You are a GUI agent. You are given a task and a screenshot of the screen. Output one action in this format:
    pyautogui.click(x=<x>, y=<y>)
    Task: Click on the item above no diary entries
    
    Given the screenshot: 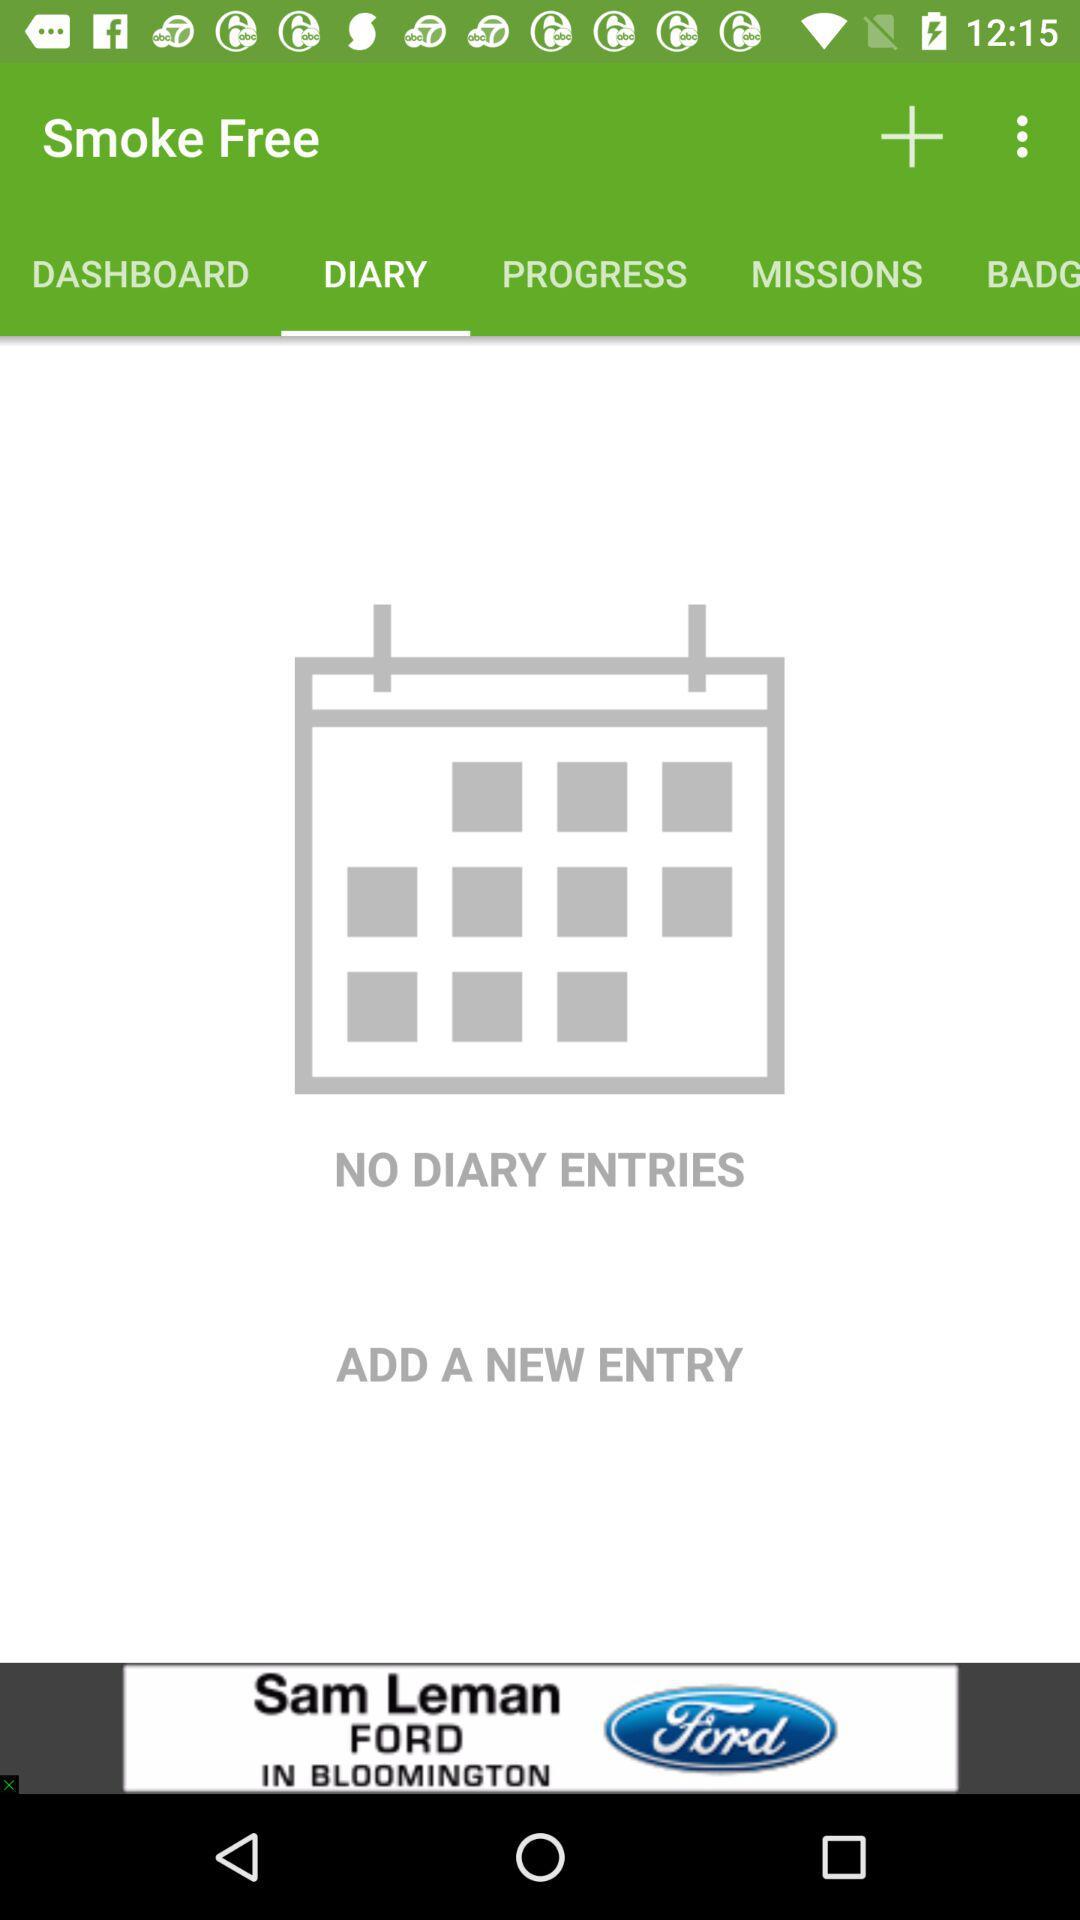 What is the action you would take?
    pyautogui.click(x=538, y=849)
    